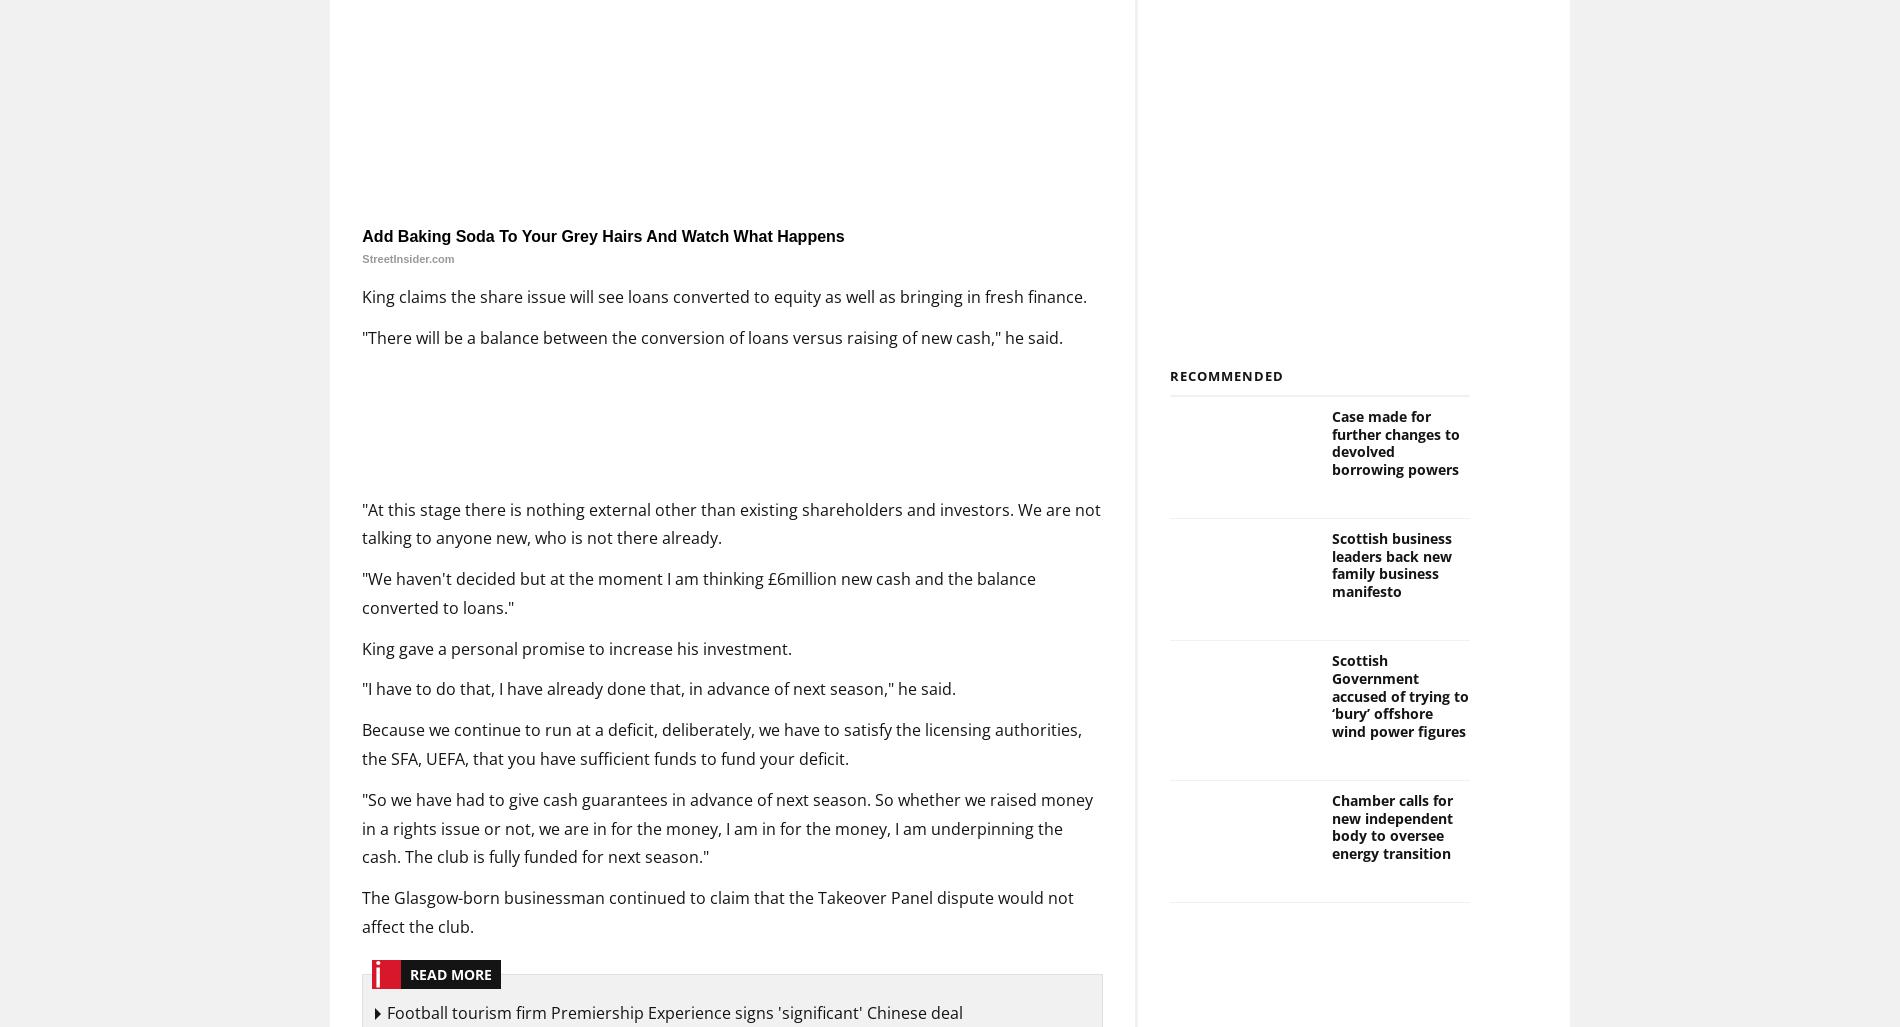  Describe the element at coordinates (360, 592) in the screenshot. I see `'"We haven't decided but at the moment I am thinking £6million new cash and the balance converted to loans."'` at that location.